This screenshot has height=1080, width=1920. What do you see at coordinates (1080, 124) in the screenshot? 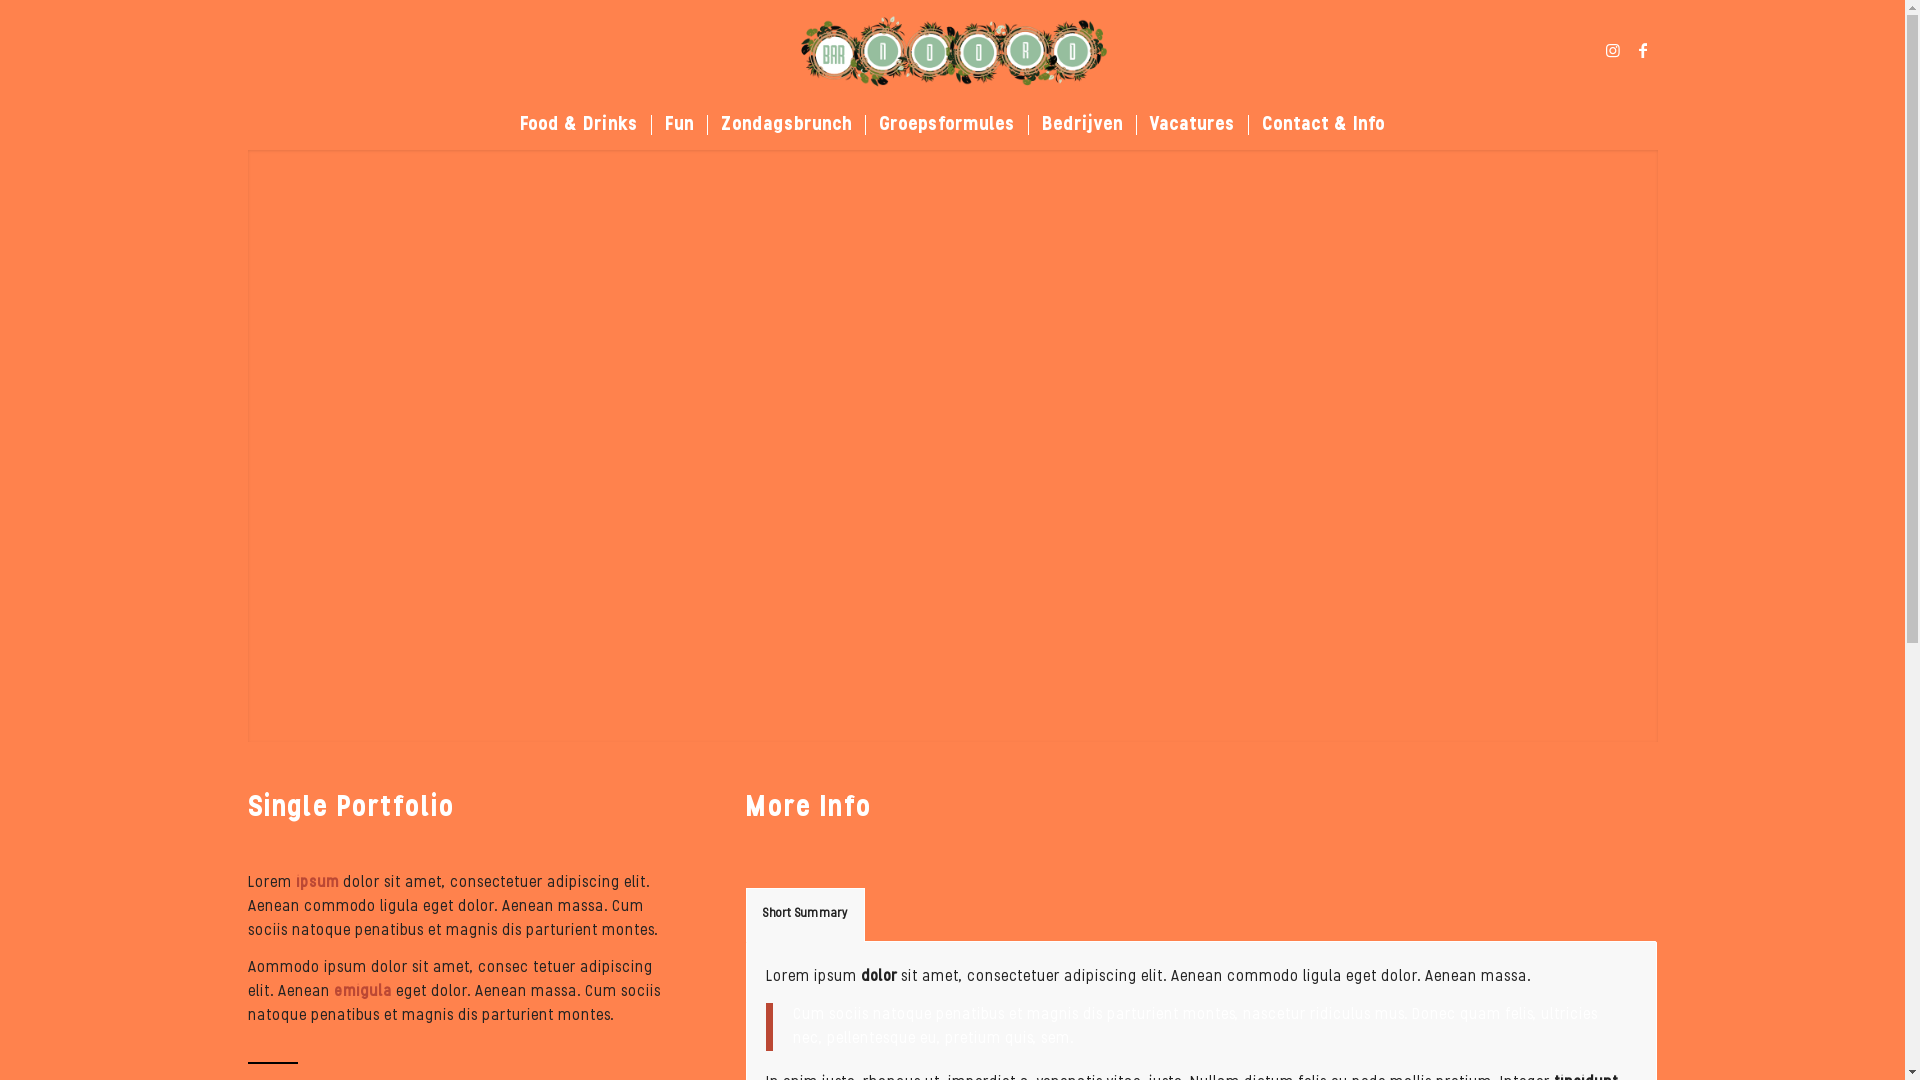
I see `'Bedrijven'` at bounding box center [1080, 124].